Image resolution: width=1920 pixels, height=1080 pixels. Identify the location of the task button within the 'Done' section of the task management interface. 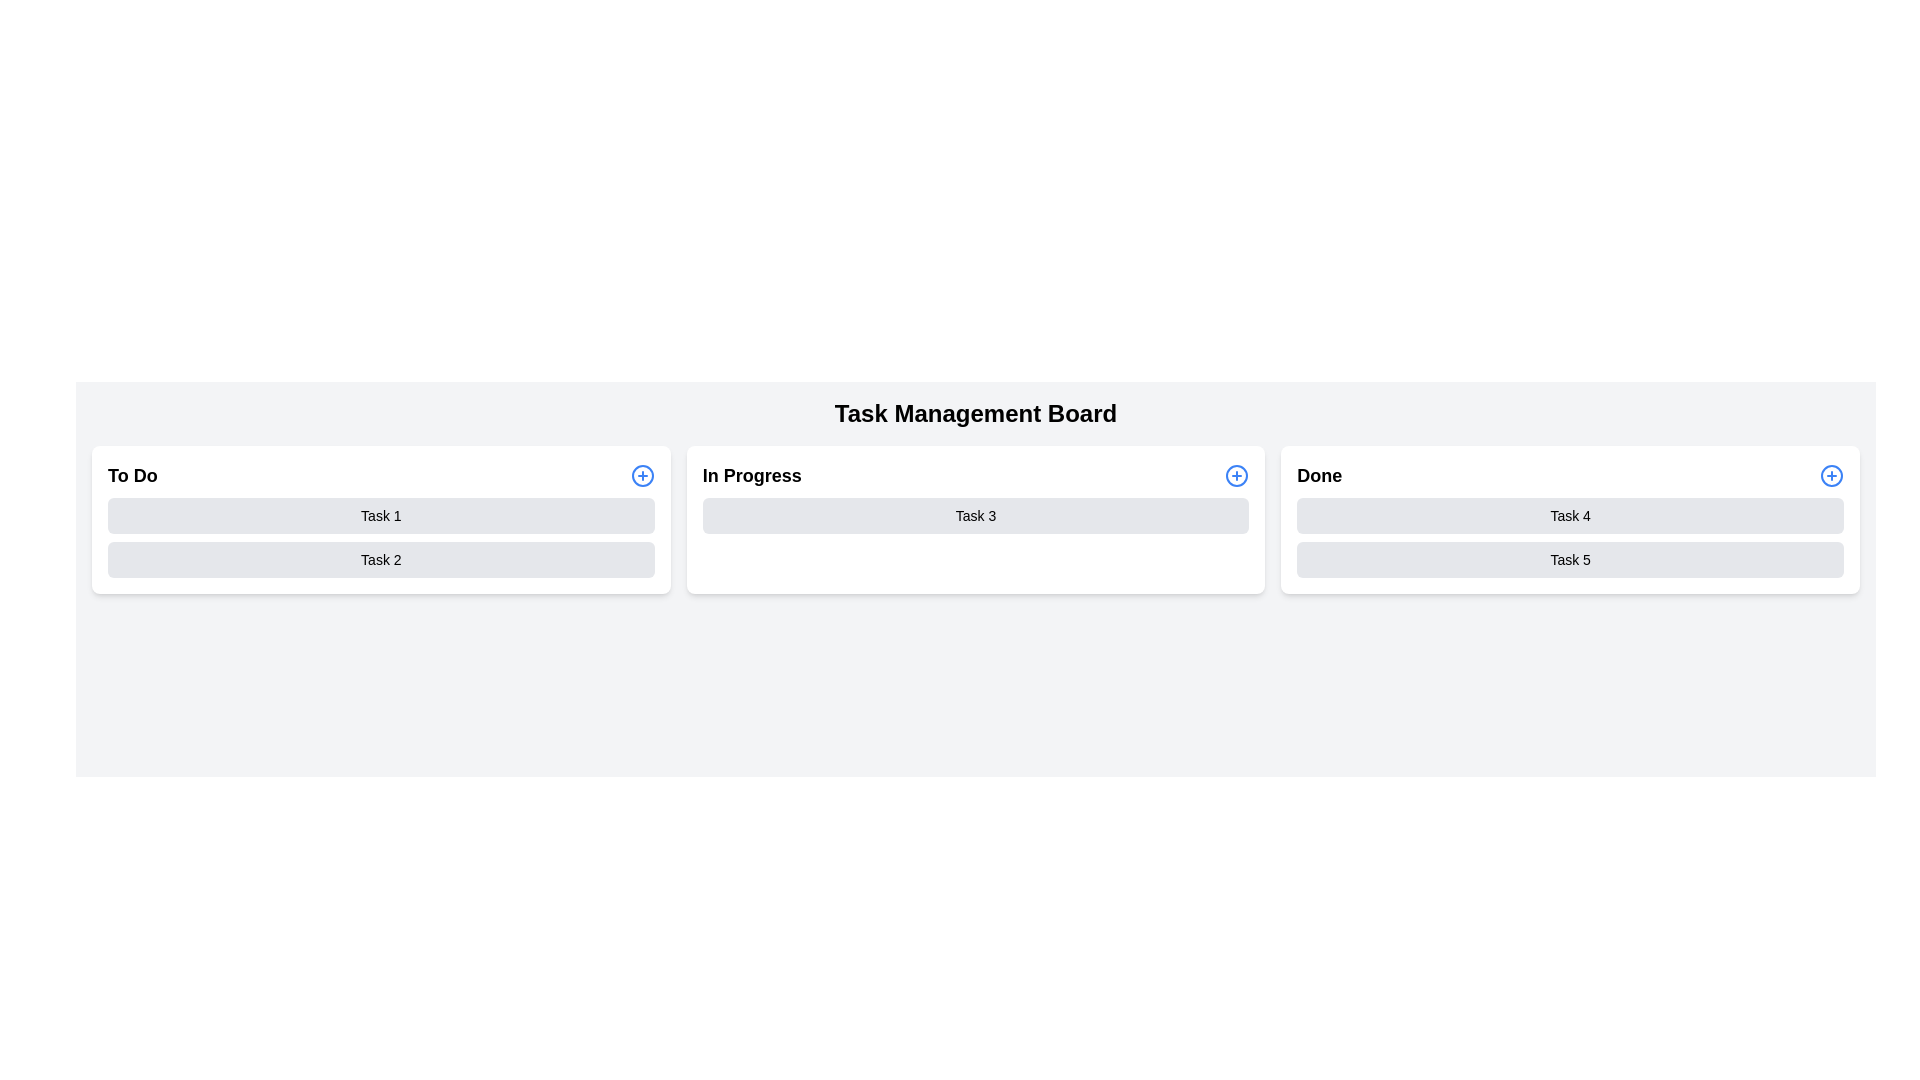
(1569, 519).